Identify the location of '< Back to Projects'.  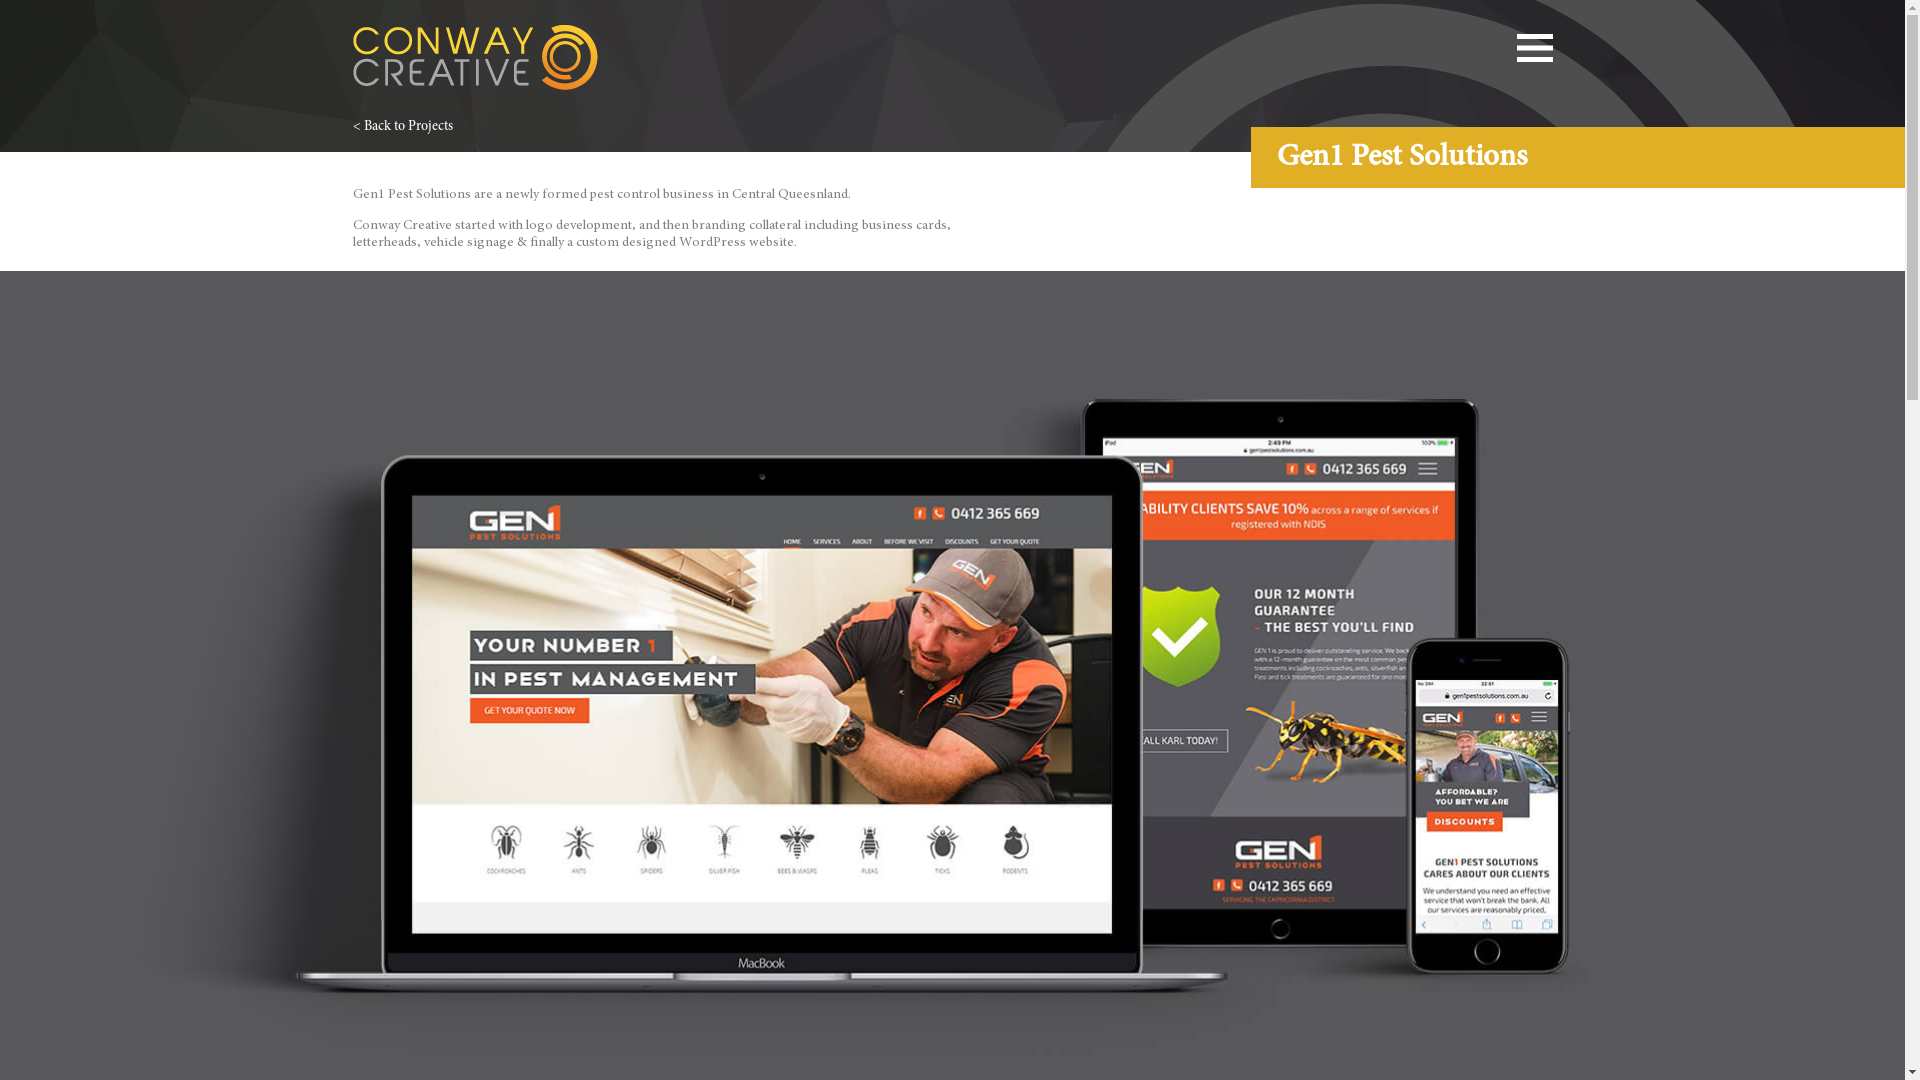
(401, 127).